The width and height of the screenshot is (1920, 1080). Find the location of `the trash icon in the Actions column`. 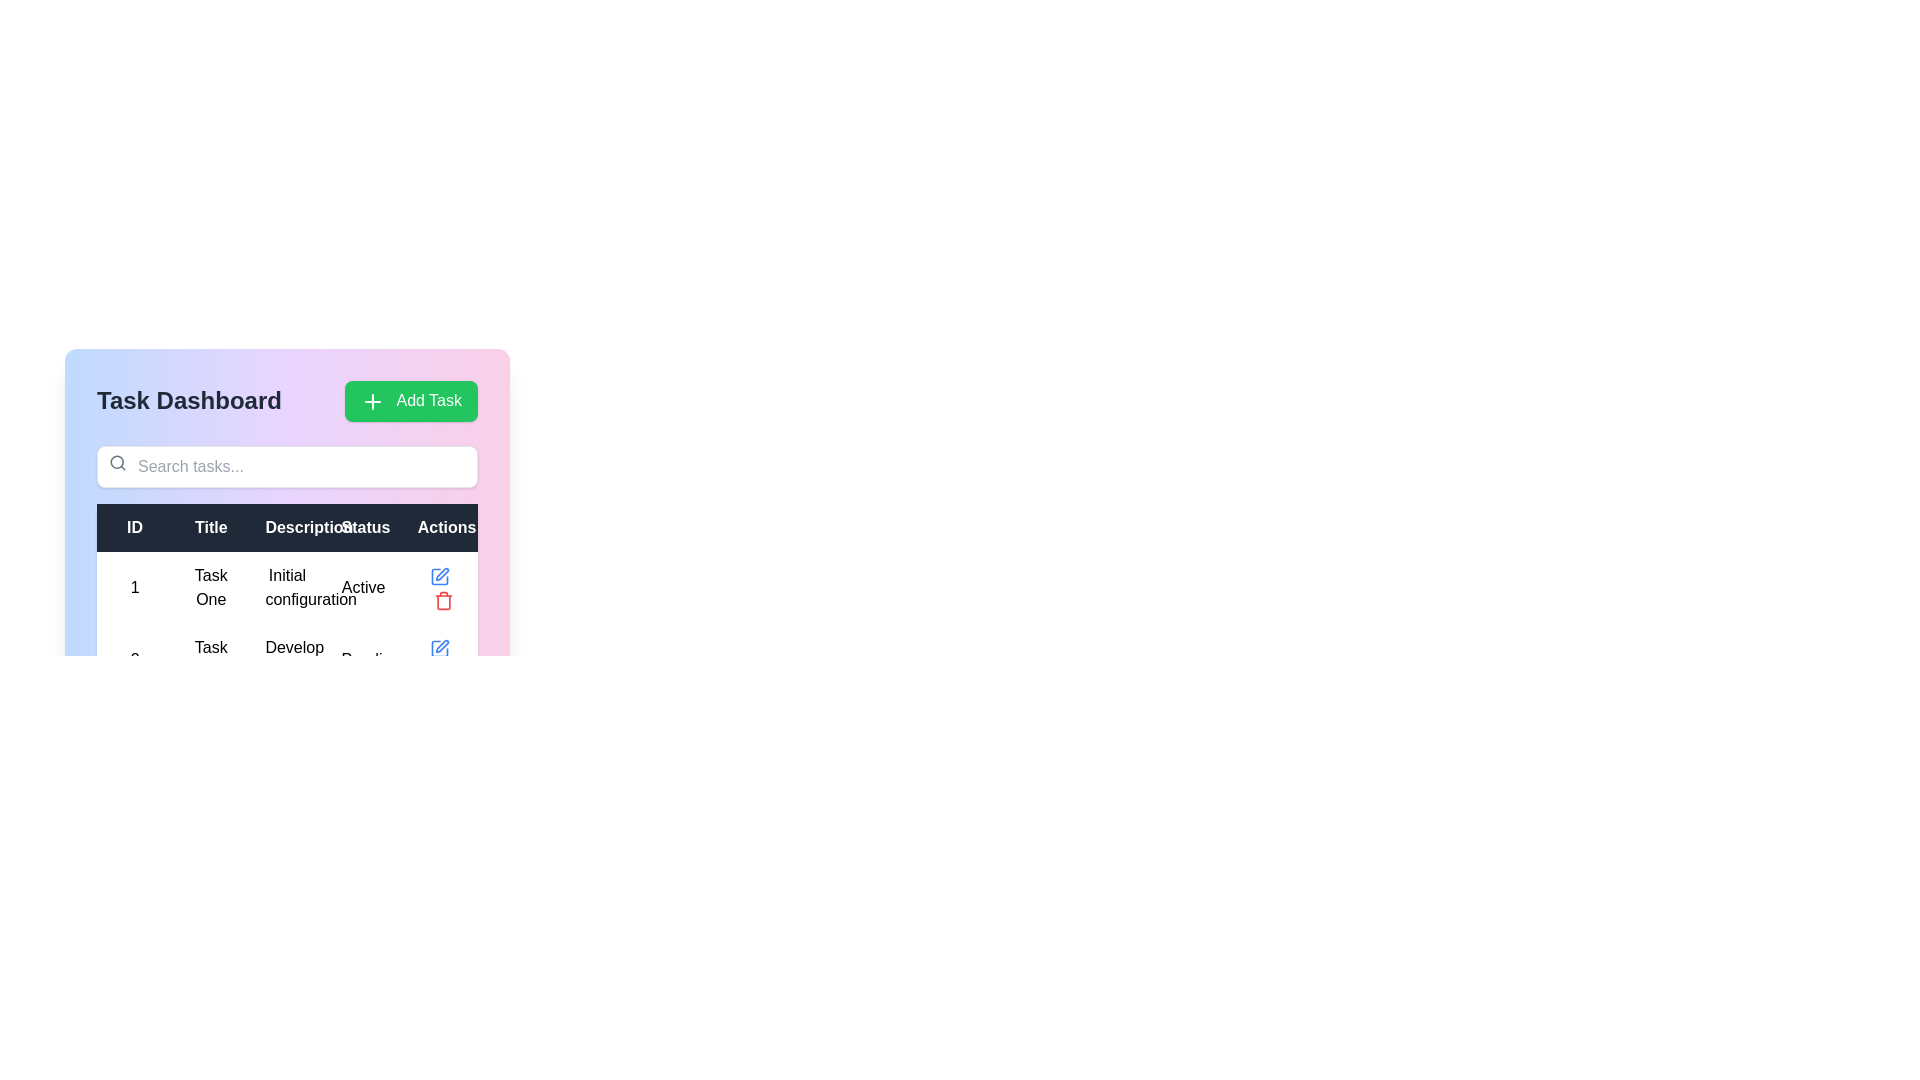

the trash icon in the Actions column is located at coordinates (438, 586).